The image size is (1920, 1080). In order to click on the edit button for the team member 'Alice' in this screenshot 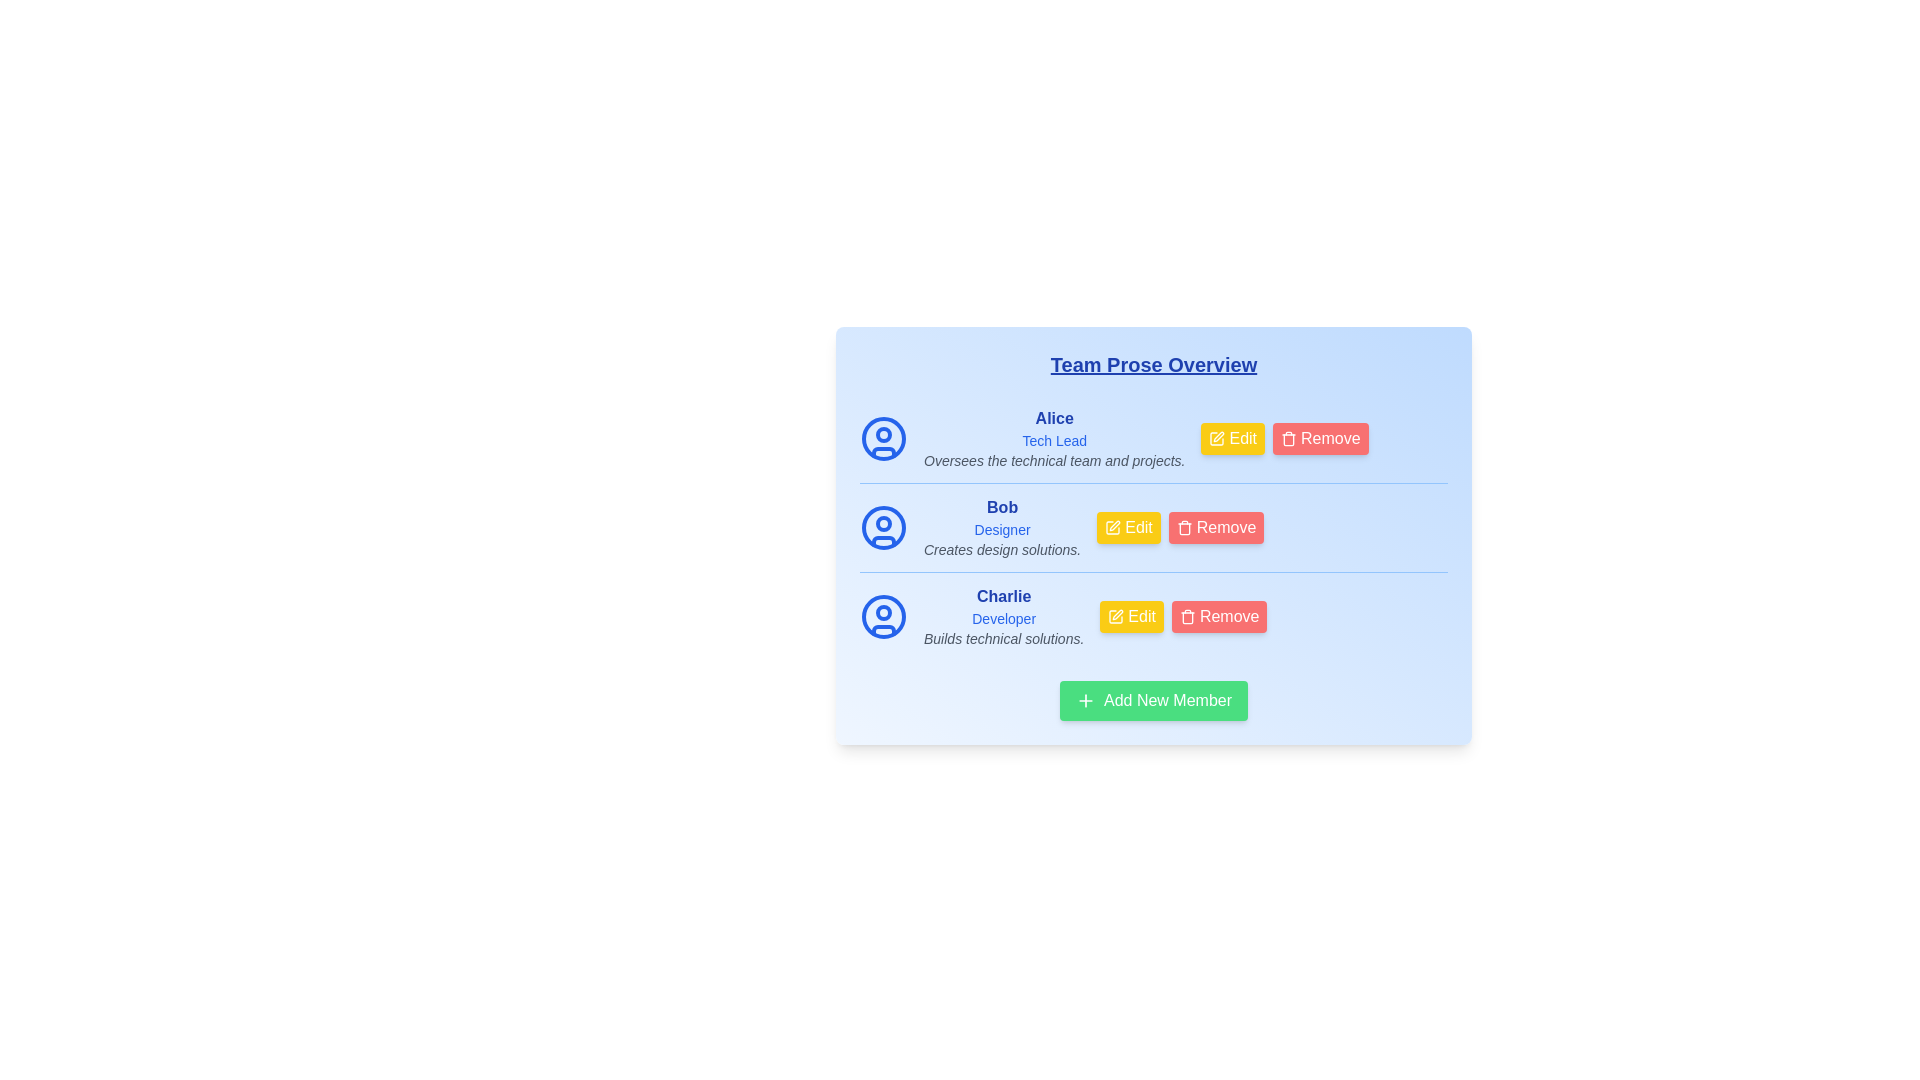, I will do `click(1232, 438)`.